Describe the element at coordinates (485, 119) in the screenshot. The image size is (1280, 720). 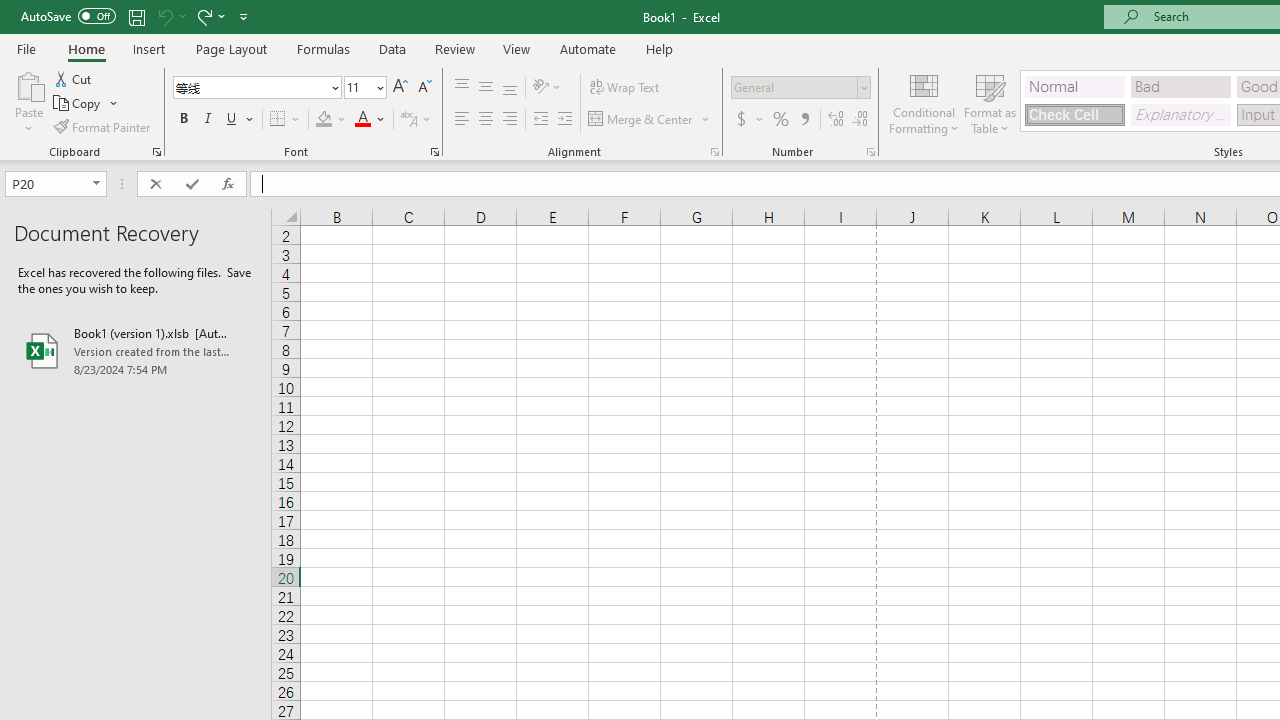
I see `'Center'` at that location.